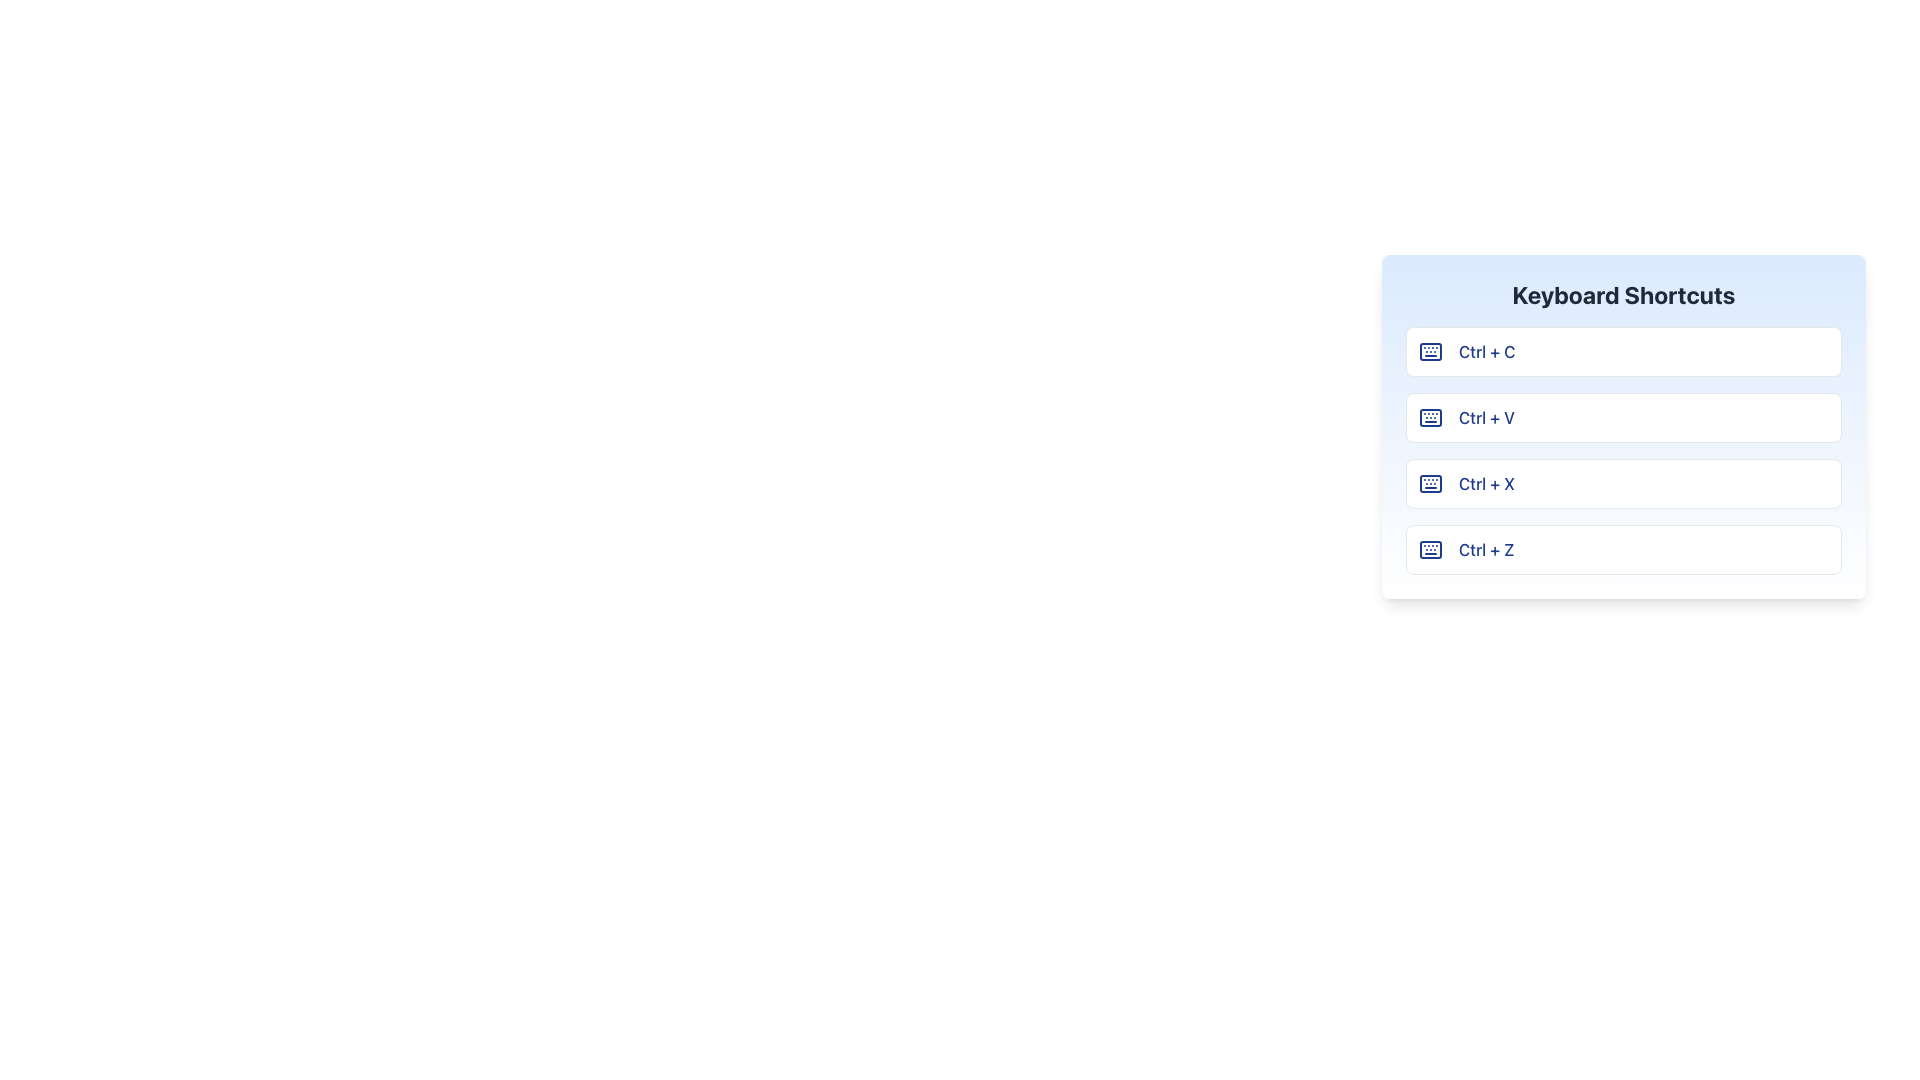 This screenshot has height=1080, width=1920. What do you see at coordinates (1486, 550) in the screenshot?
I see `the 'Ctrl + Z' text label in the Keyboard Shortcuts panel, which indicates the Undo operation` at bounding box center [1486, 550].